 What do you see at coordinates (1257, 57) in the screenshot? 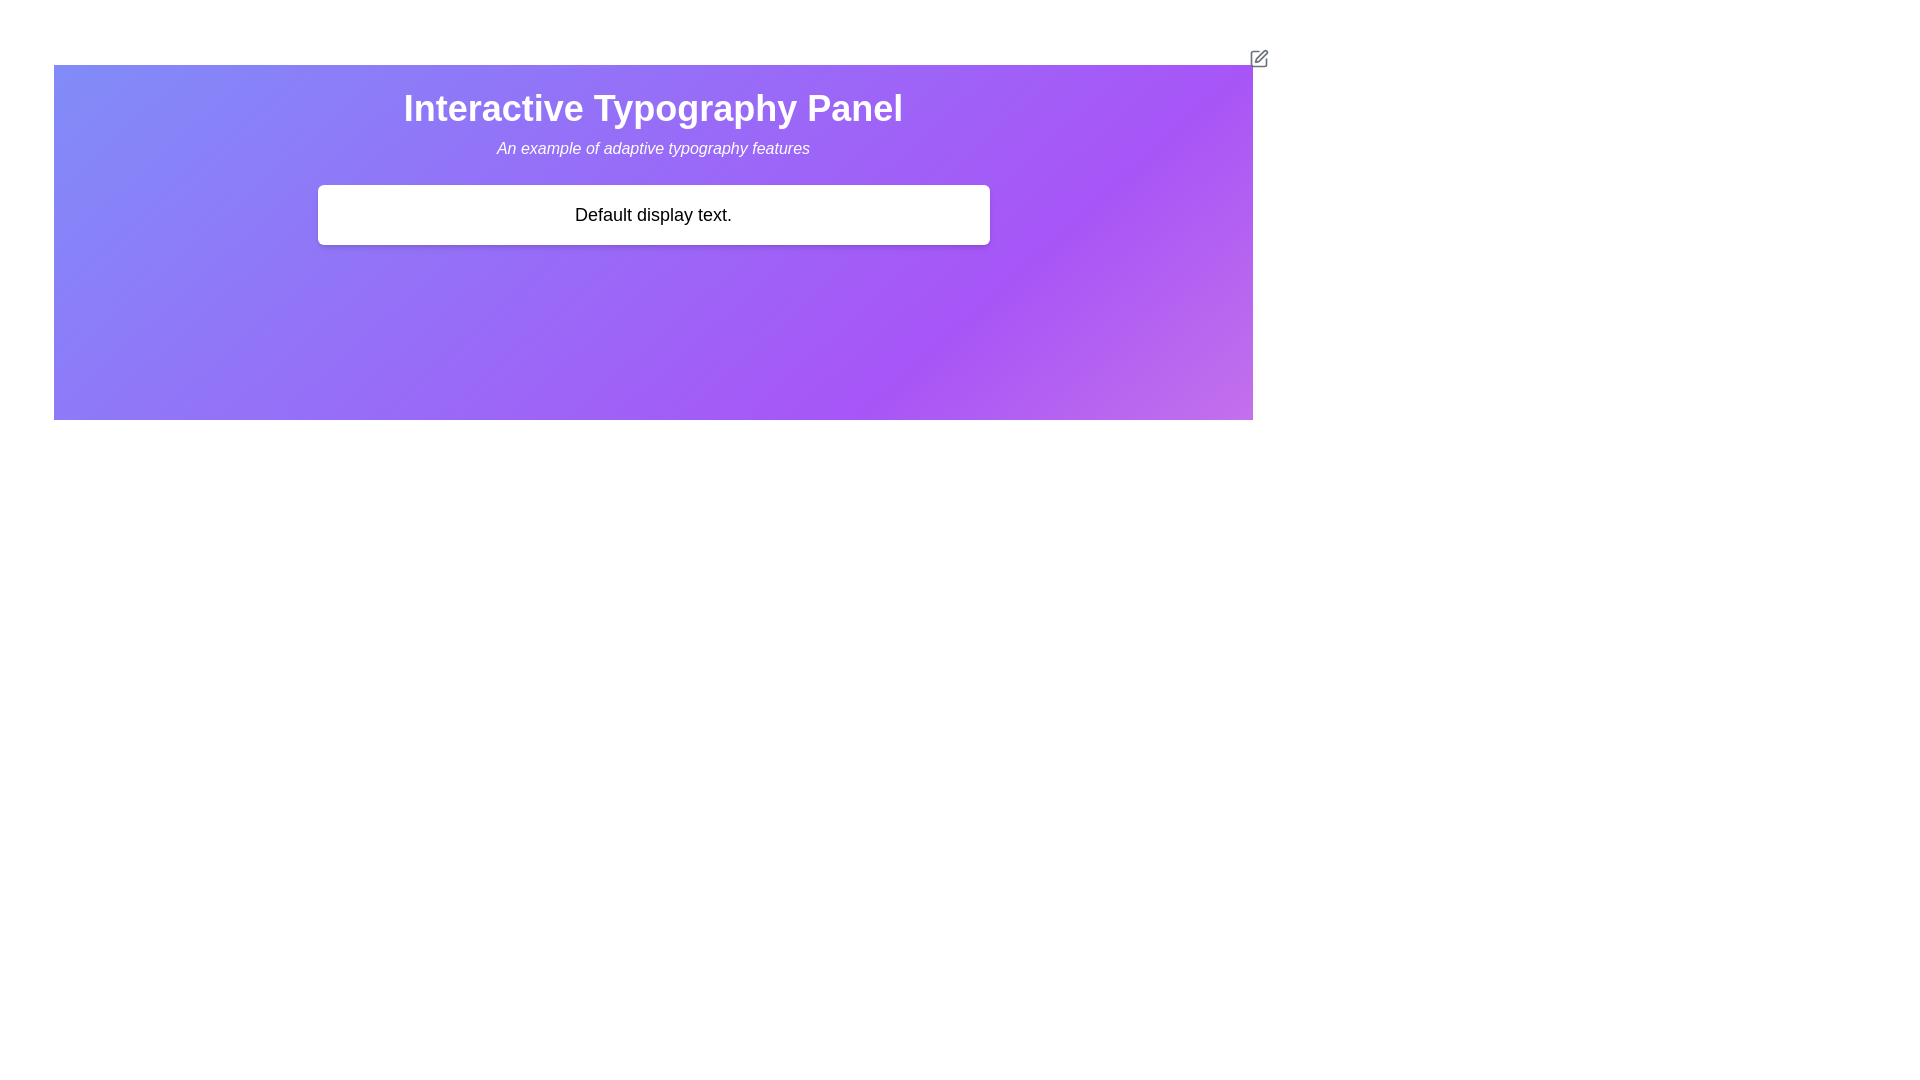
I see `the SVG icon resembling a pen or pencil within a square, located in the top-right corner of a white rectangular element` at bounding box center [1257, 57].